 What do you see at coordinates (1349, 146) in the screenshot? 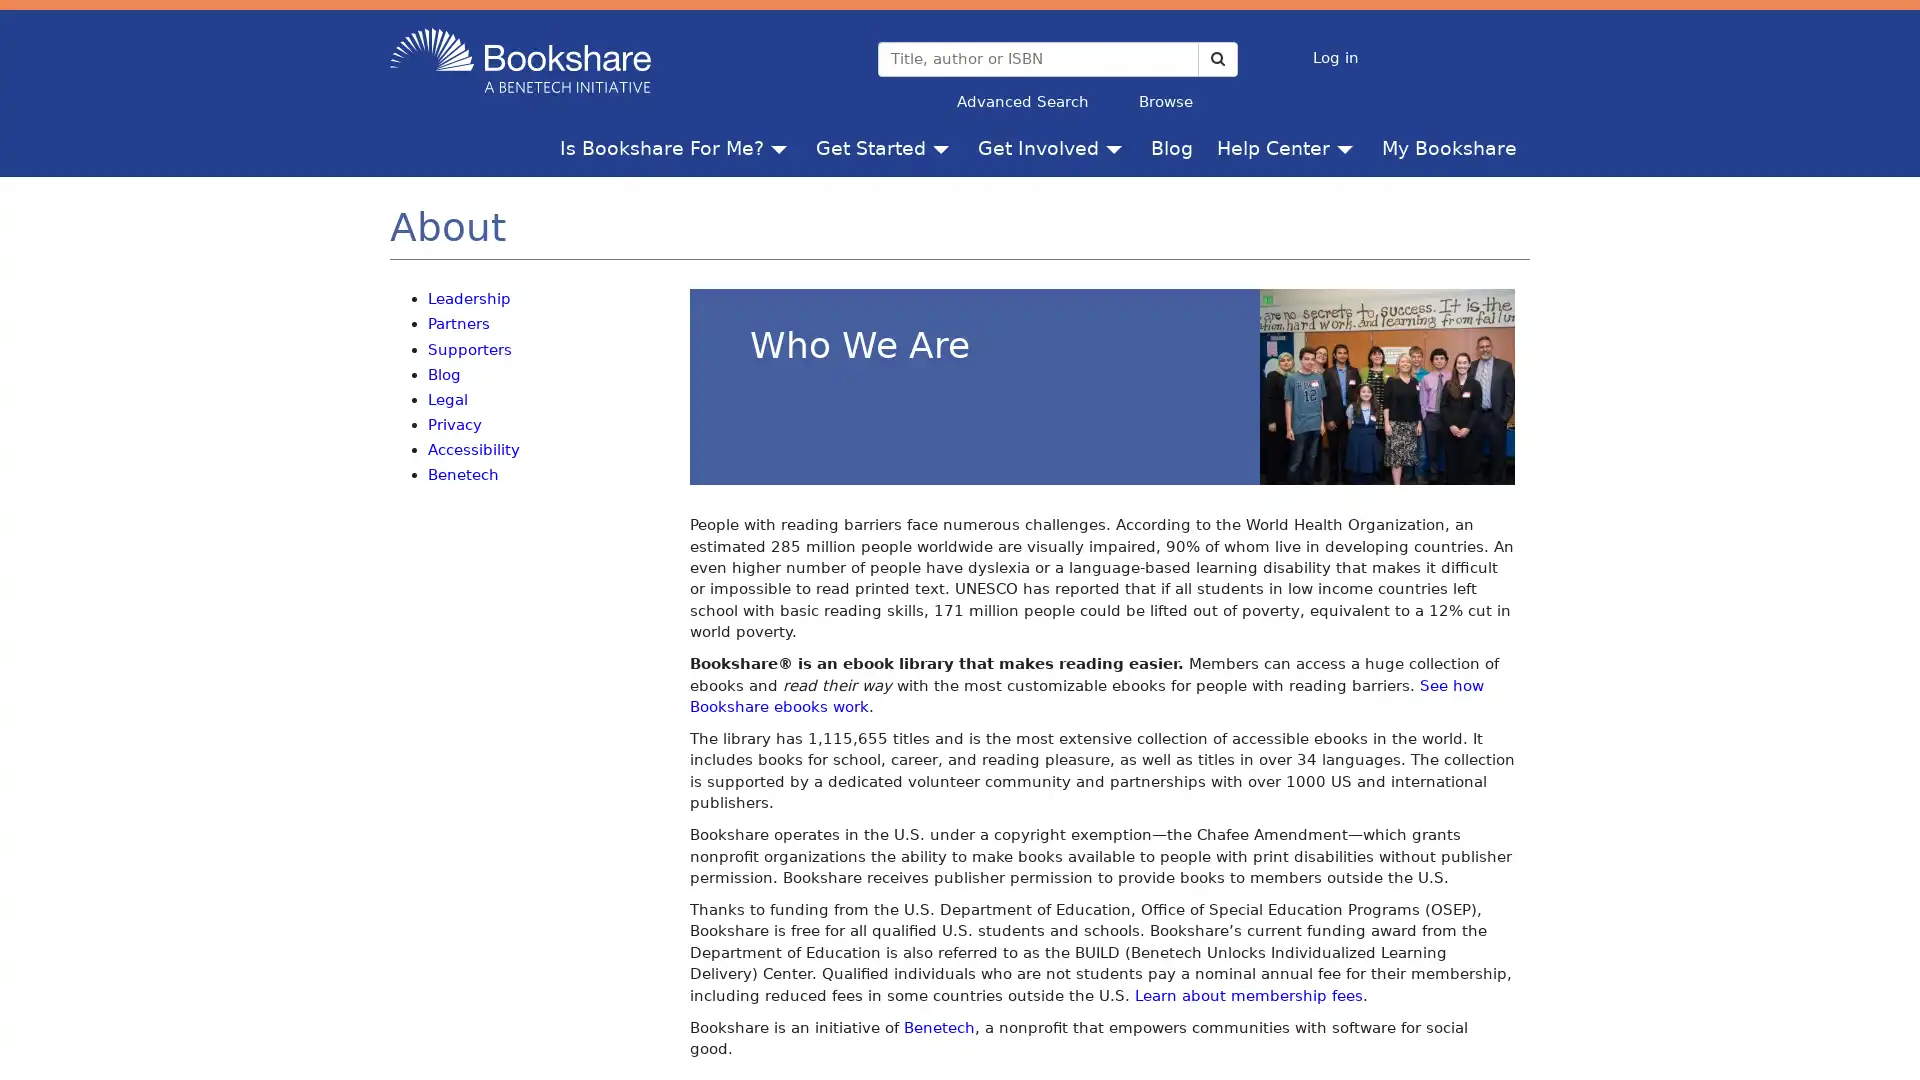
I see `Help Center menu` at bounding box center [1349, 146].